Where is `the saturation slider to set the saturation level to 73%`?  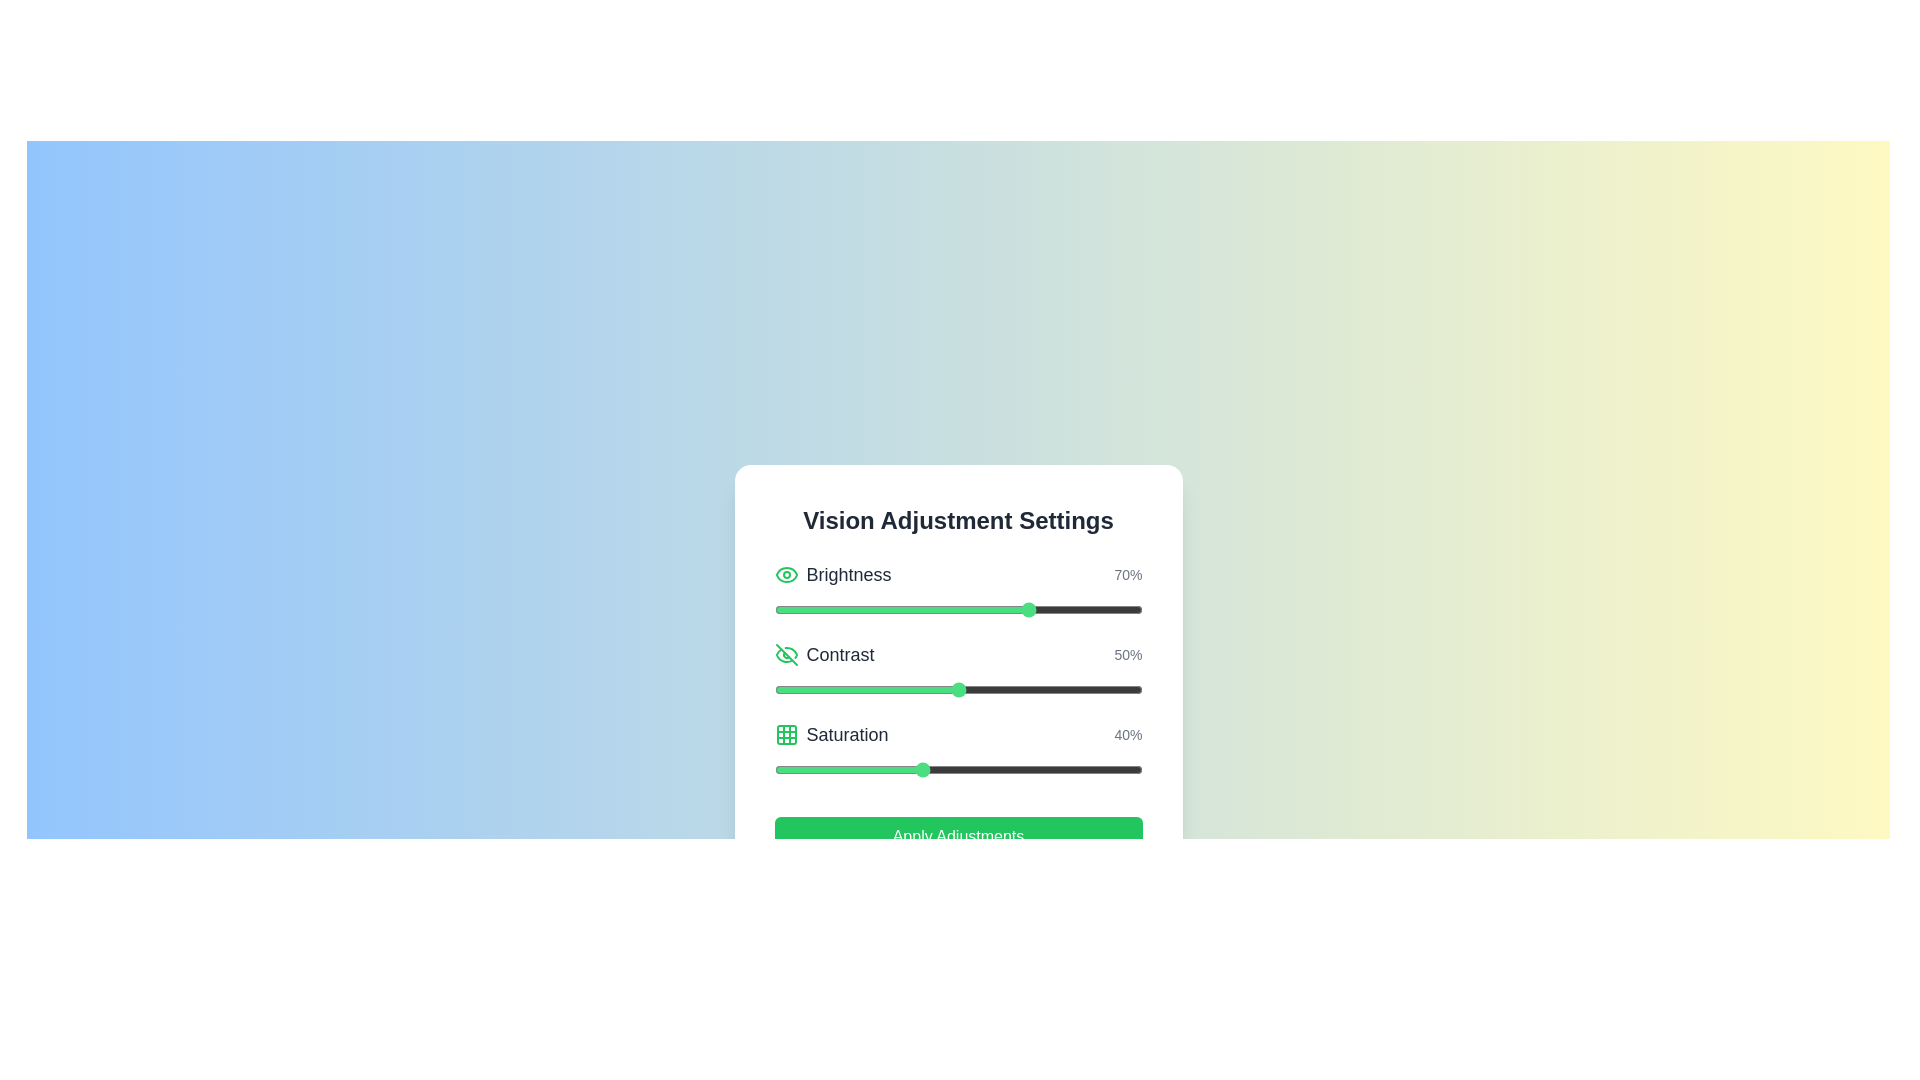 the saturation slider to set the saturation level to 73% is located at coordinates (1042, 769).